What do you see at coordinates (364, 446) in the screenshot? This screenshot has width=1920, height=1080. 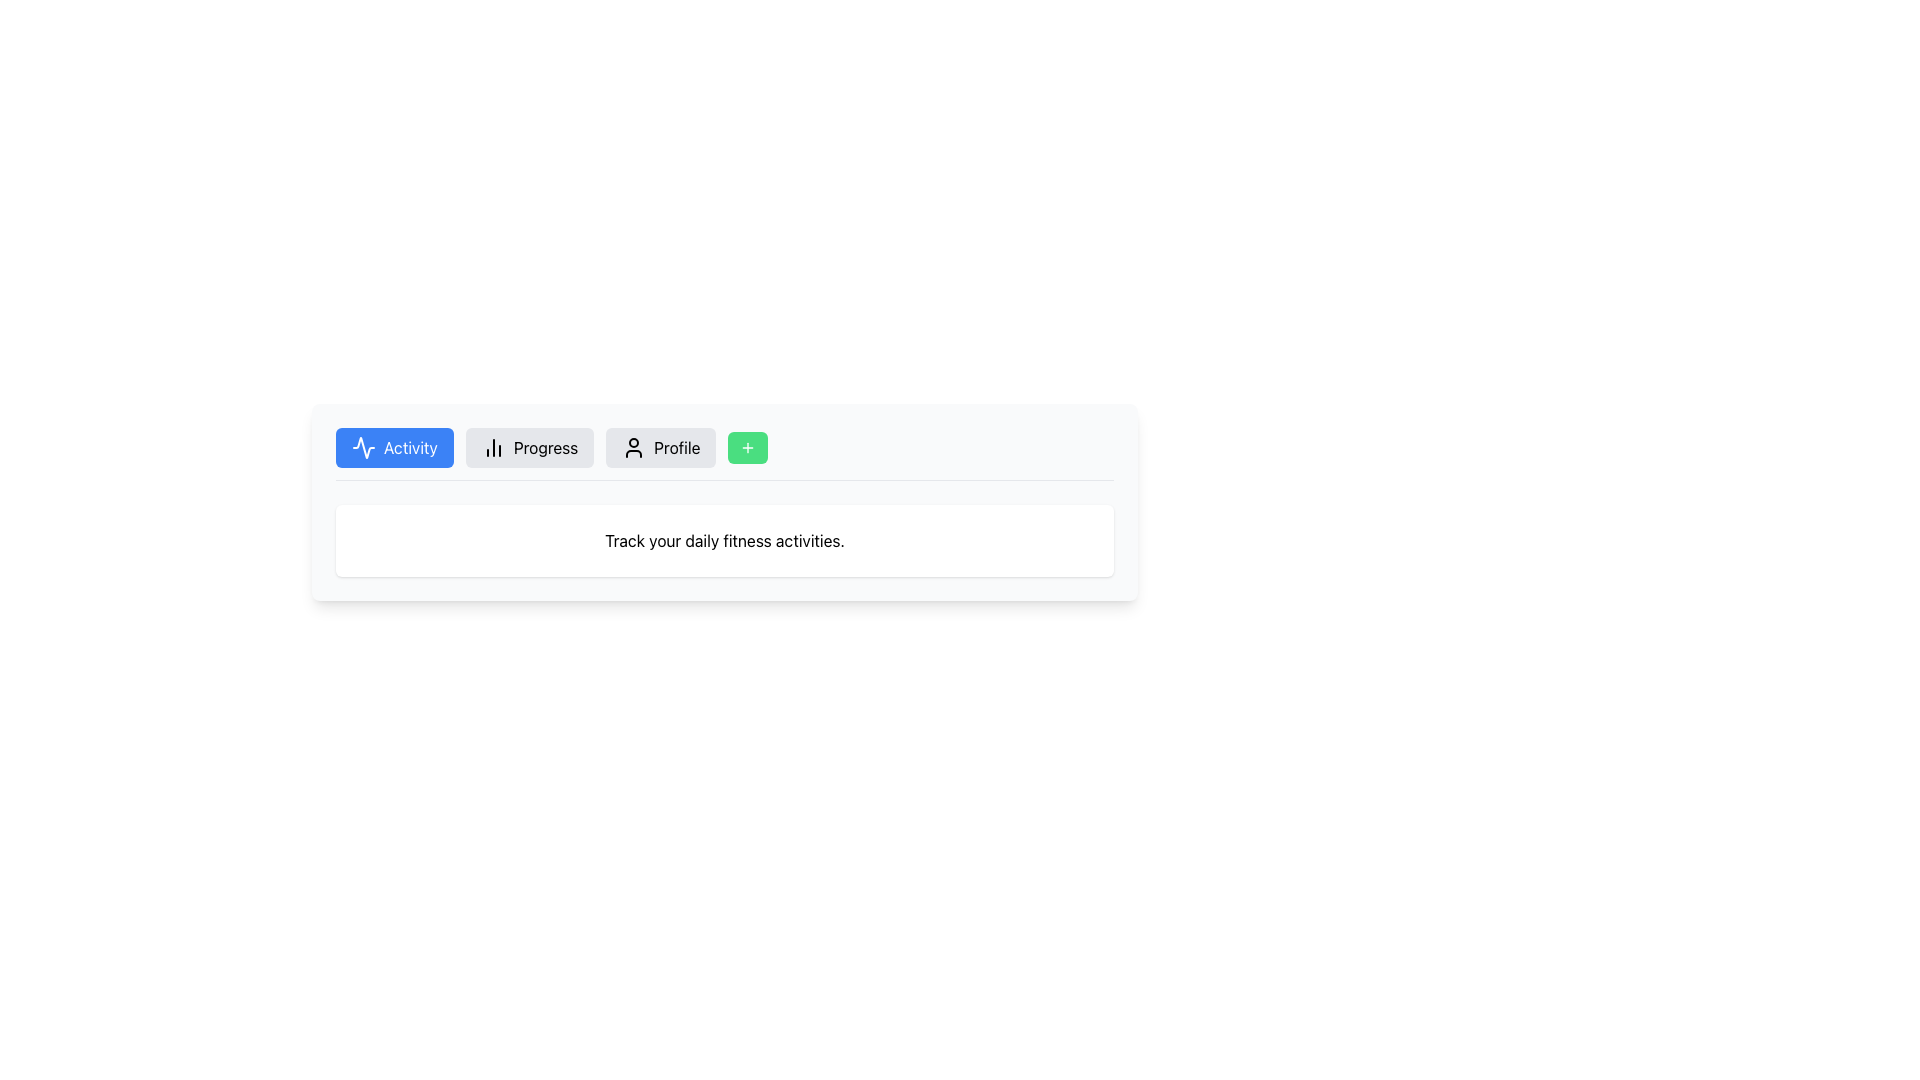 I see `the activity waveform icon located in the first tab labeled 'Activity' in the navigation bar at the top of the visible panel` at bounding box center [364, 446].